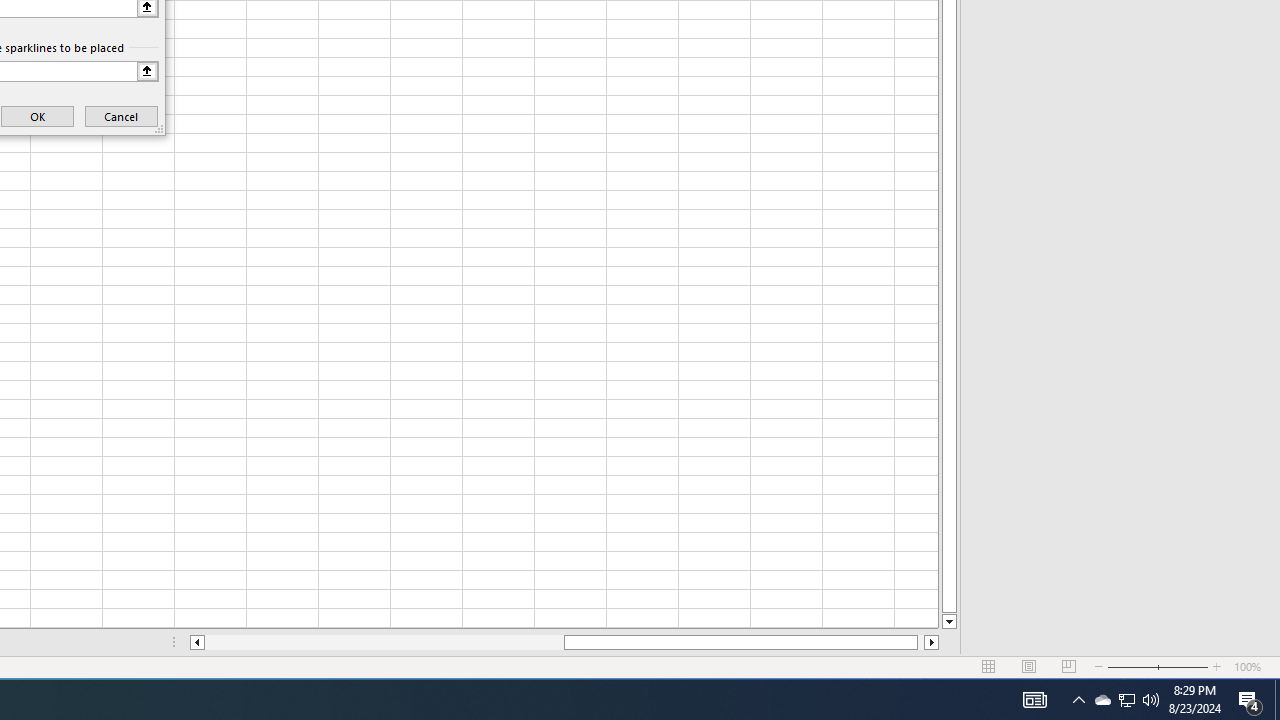 This screenshot has width=1280, height=720. Describe the element at coordinates (1068, 667) in the screenshot. I see `'Page Break Preview'` at that location.